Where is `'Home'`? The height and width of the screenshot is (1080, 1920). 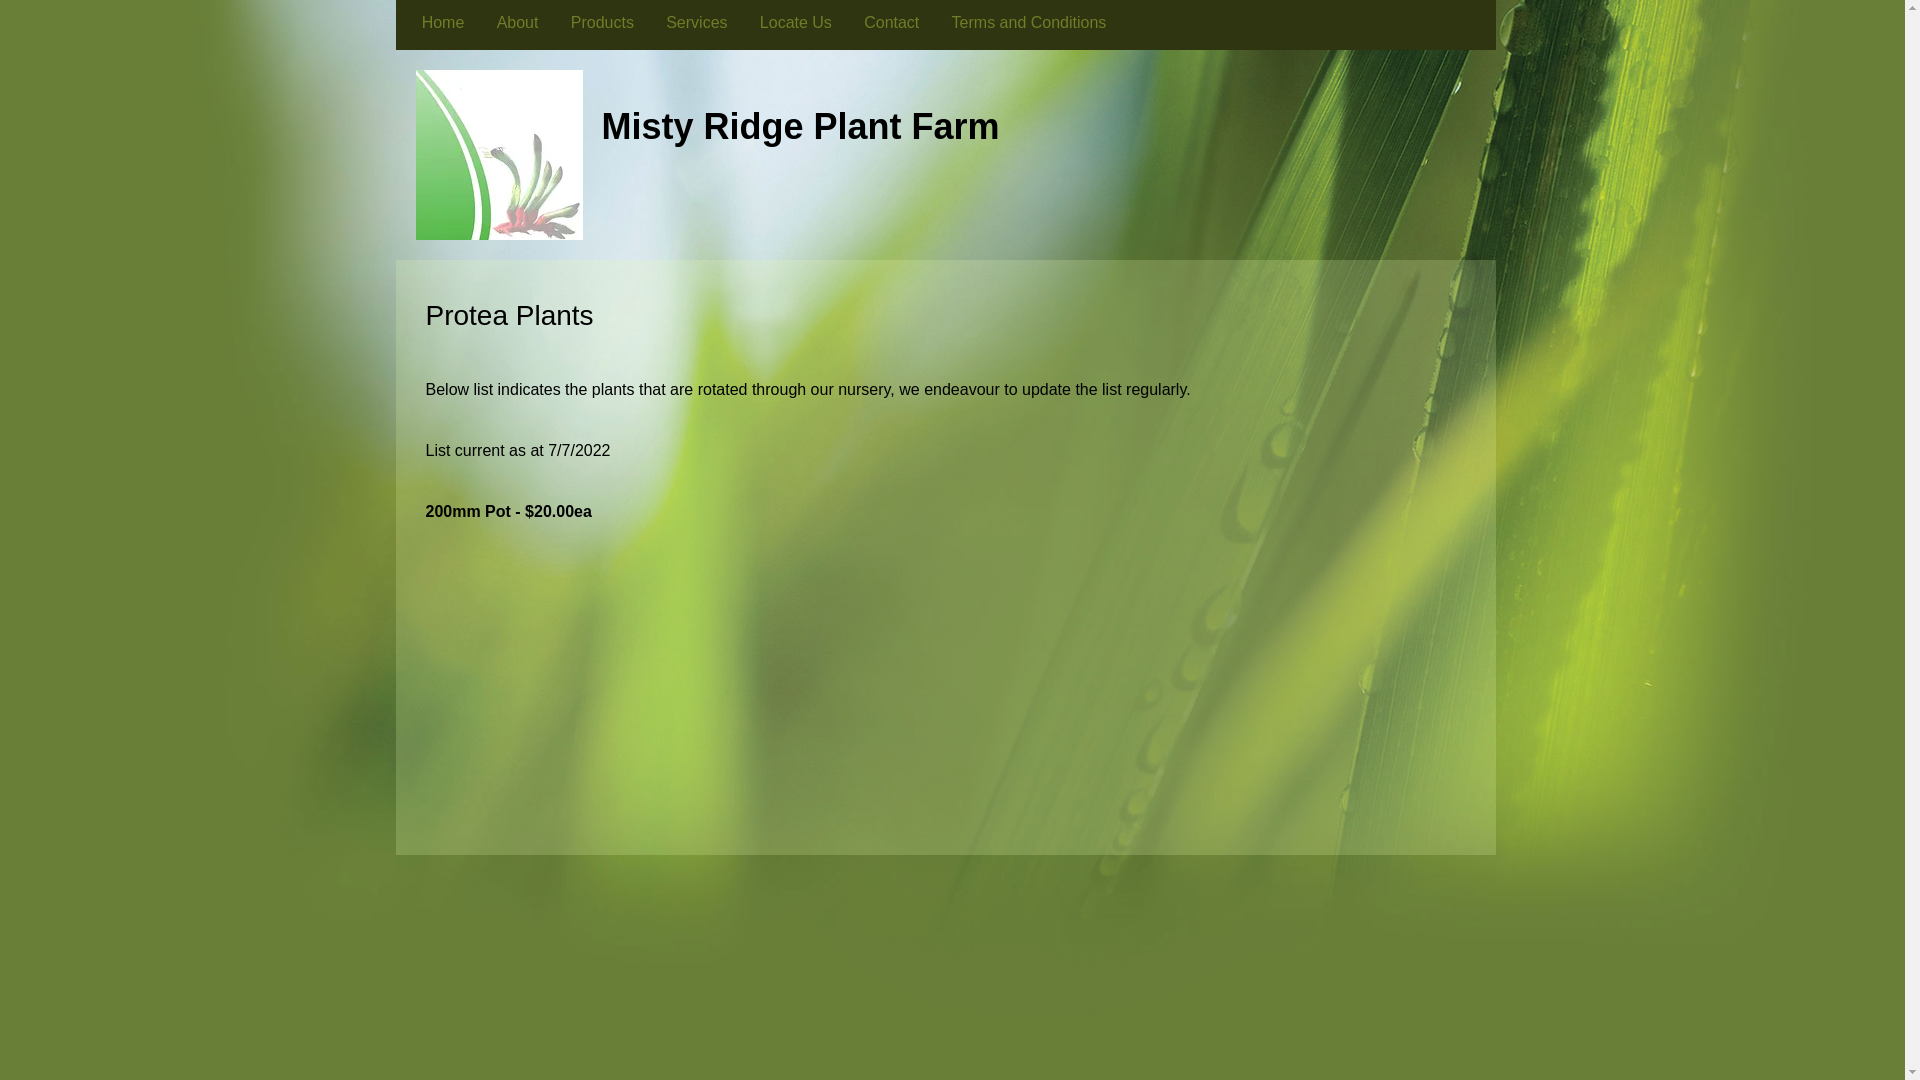 'Home' is located at coordinates (442, 23).